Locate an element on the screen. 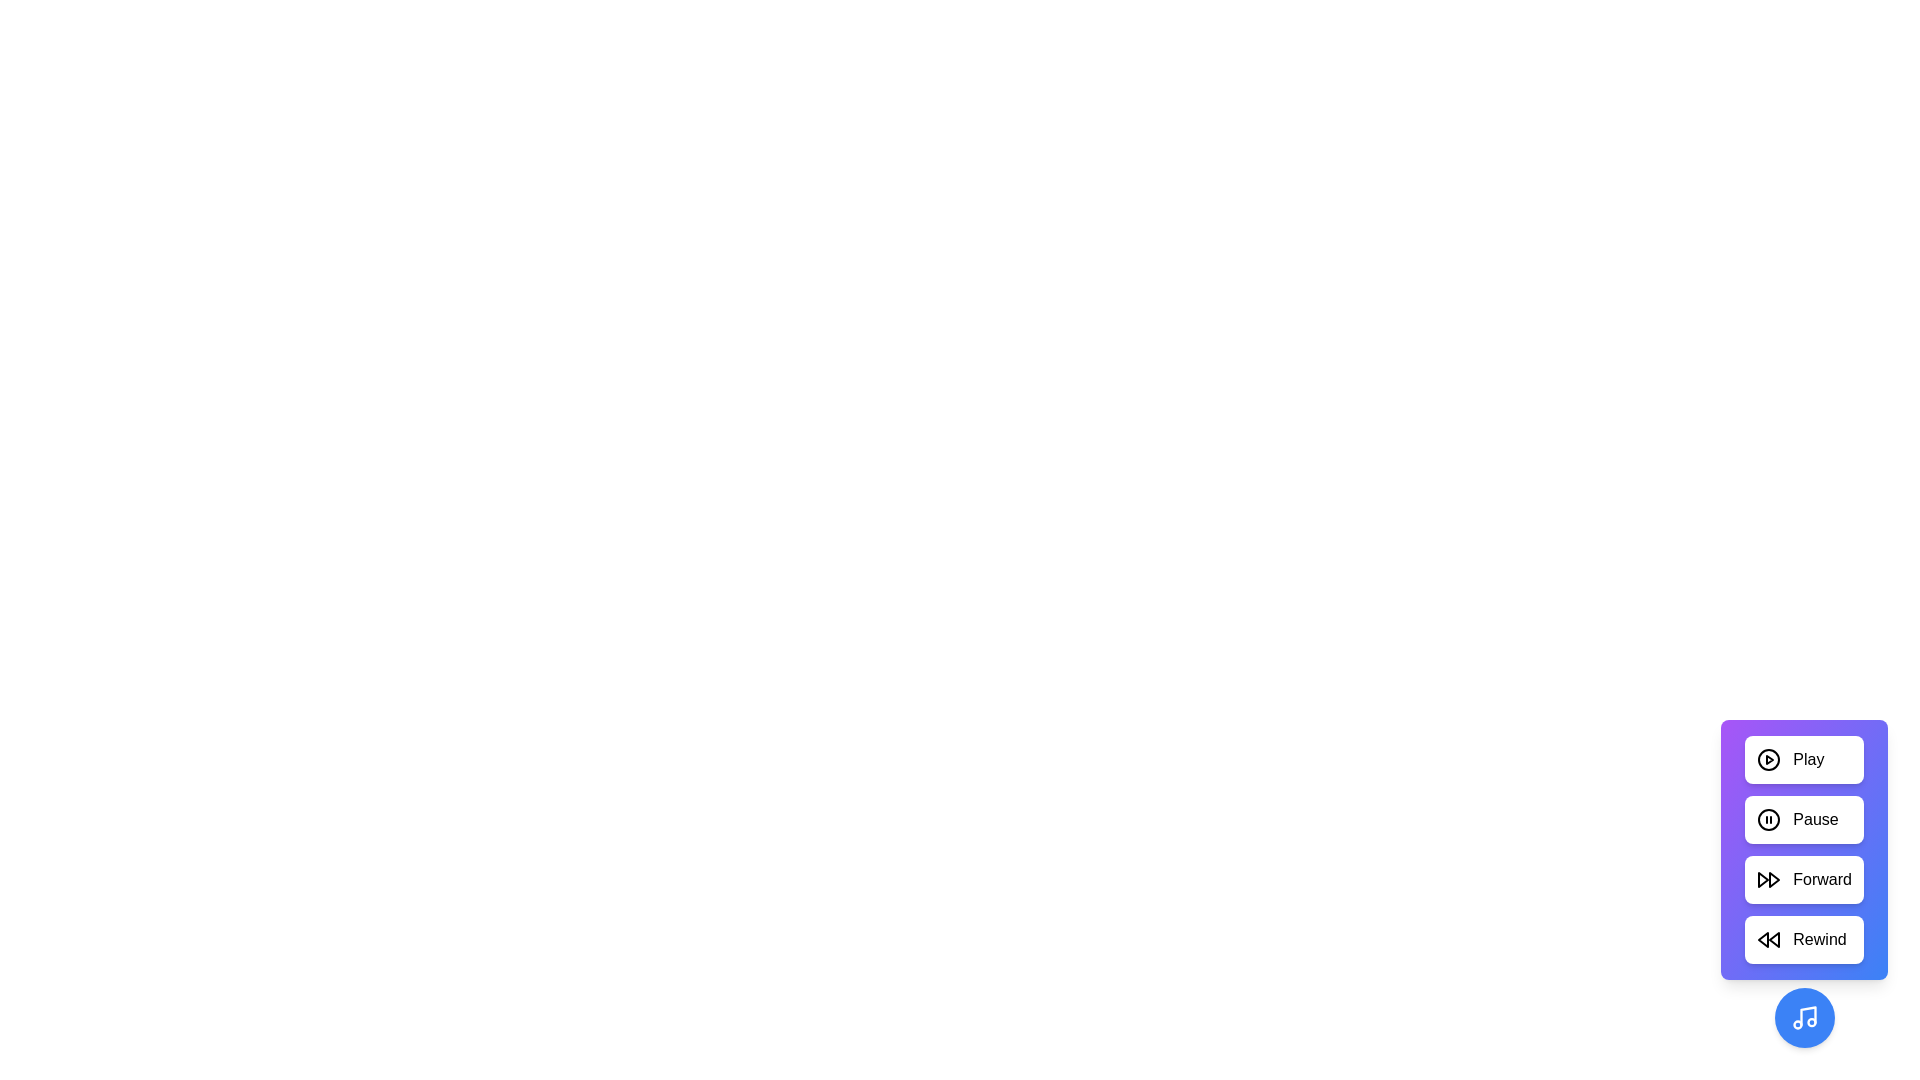 The image size is (1920, 1080). the 'Rewind' button to activate the rewind action is located at coordinates (1804, 940).